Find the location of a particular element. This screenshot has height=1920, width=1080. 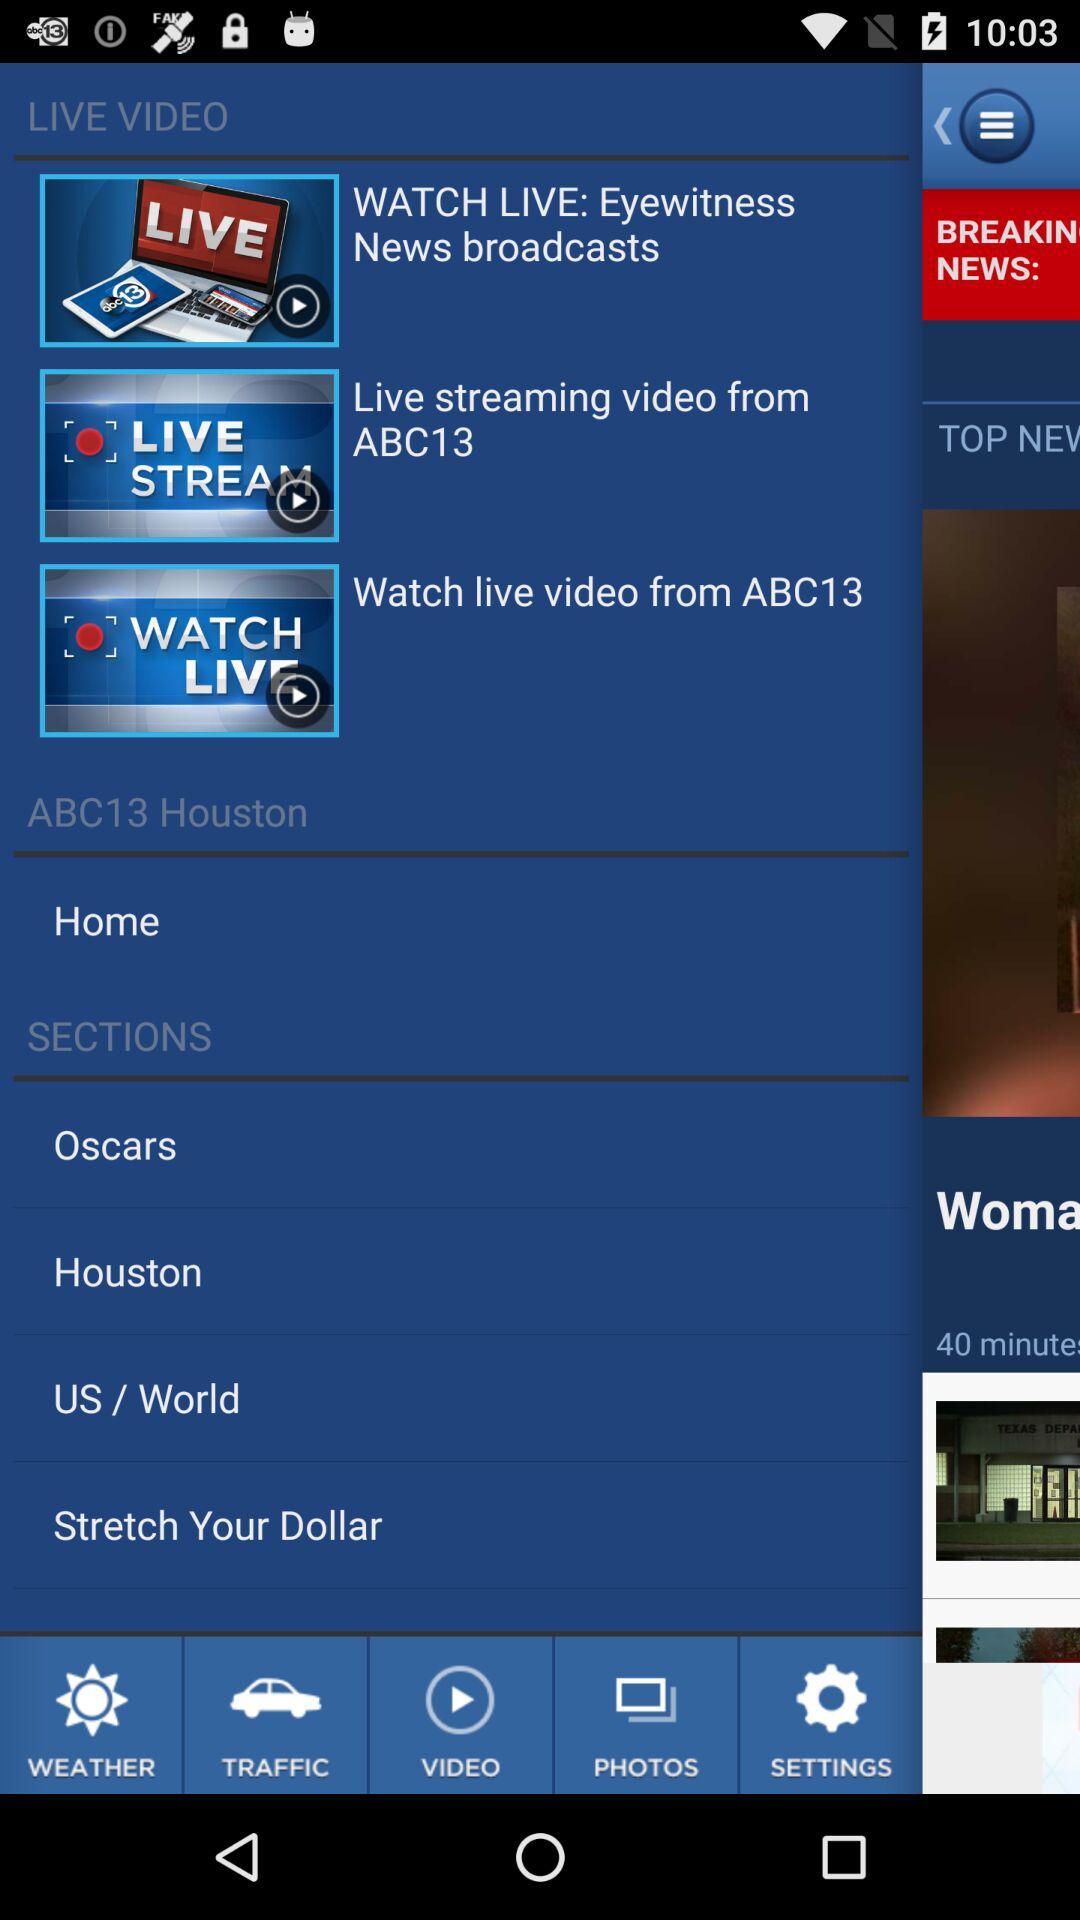

weather tool is located at coordinates (90, 1714).